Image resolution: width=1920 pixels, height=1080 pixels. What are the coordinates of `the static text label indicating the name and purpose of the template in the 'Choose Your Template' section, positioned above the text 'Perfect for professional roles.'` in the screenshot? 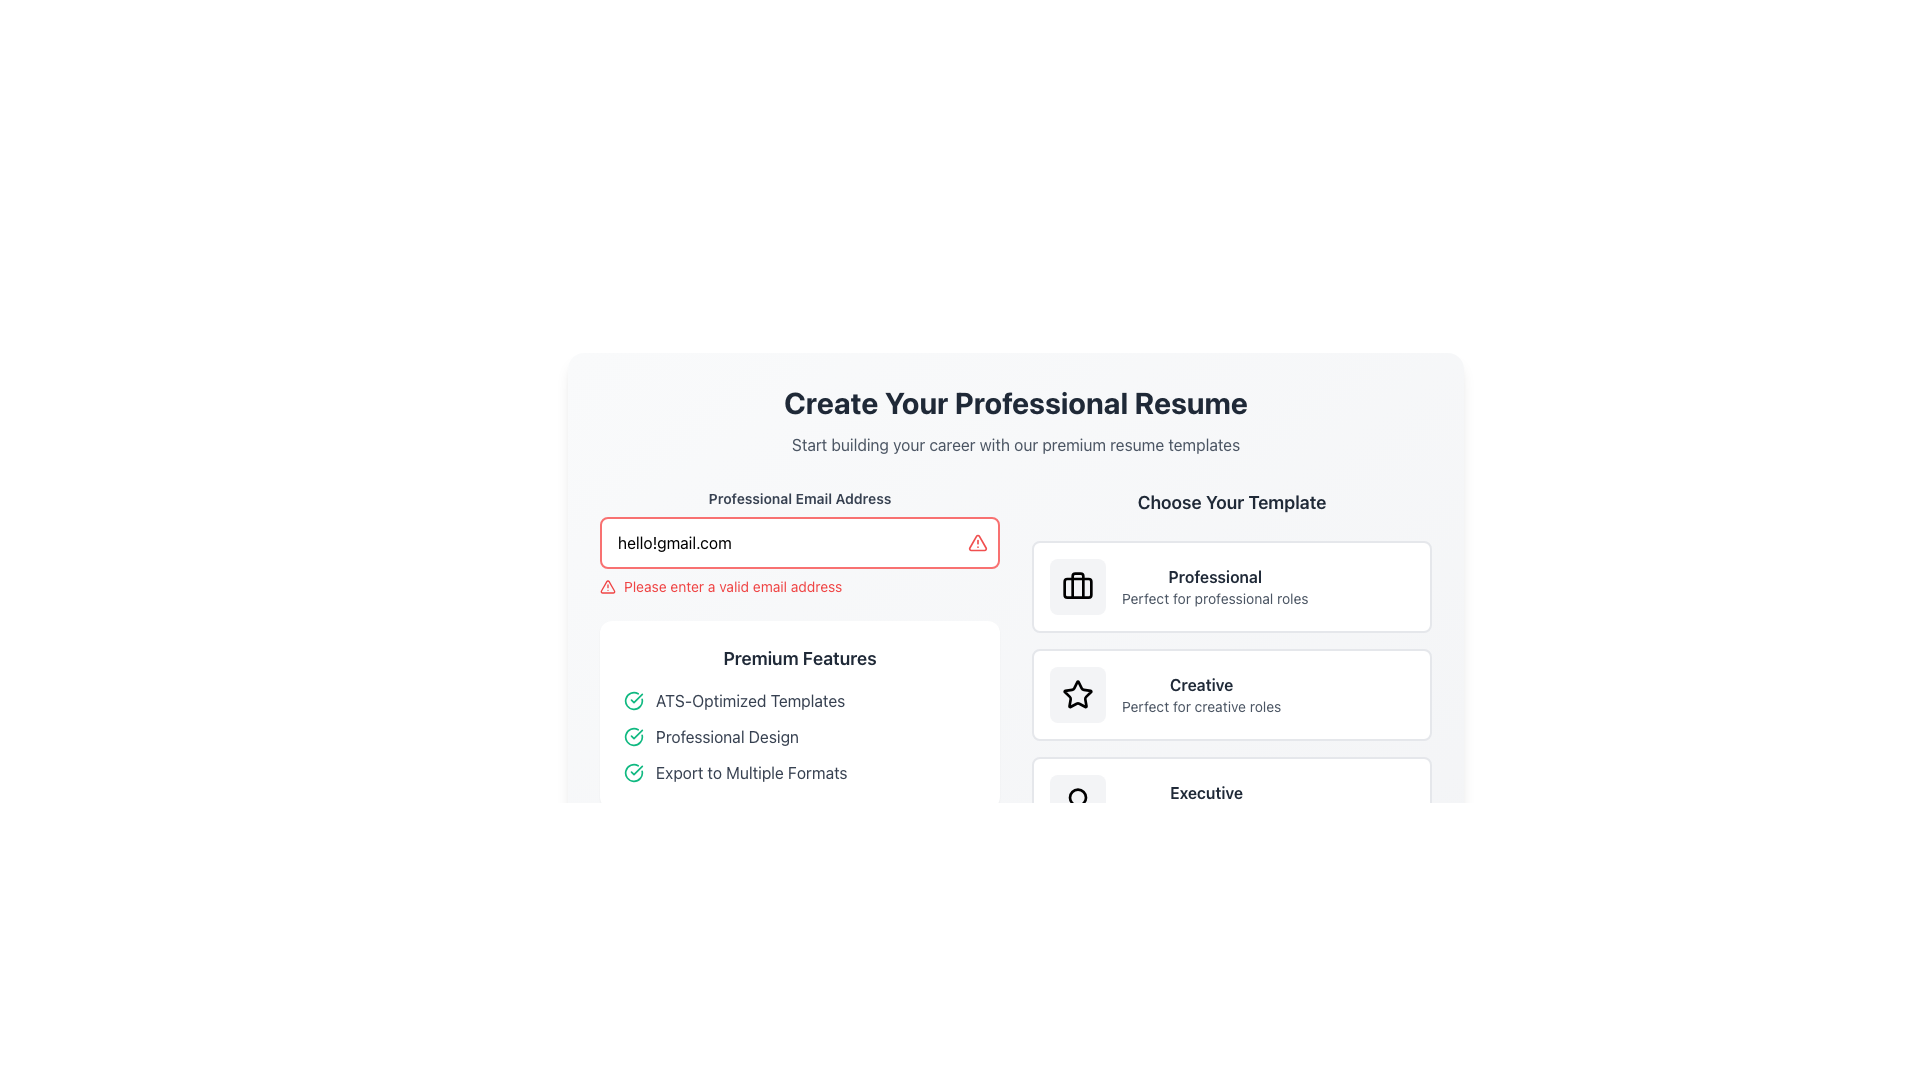 It's located at (1214, 577).